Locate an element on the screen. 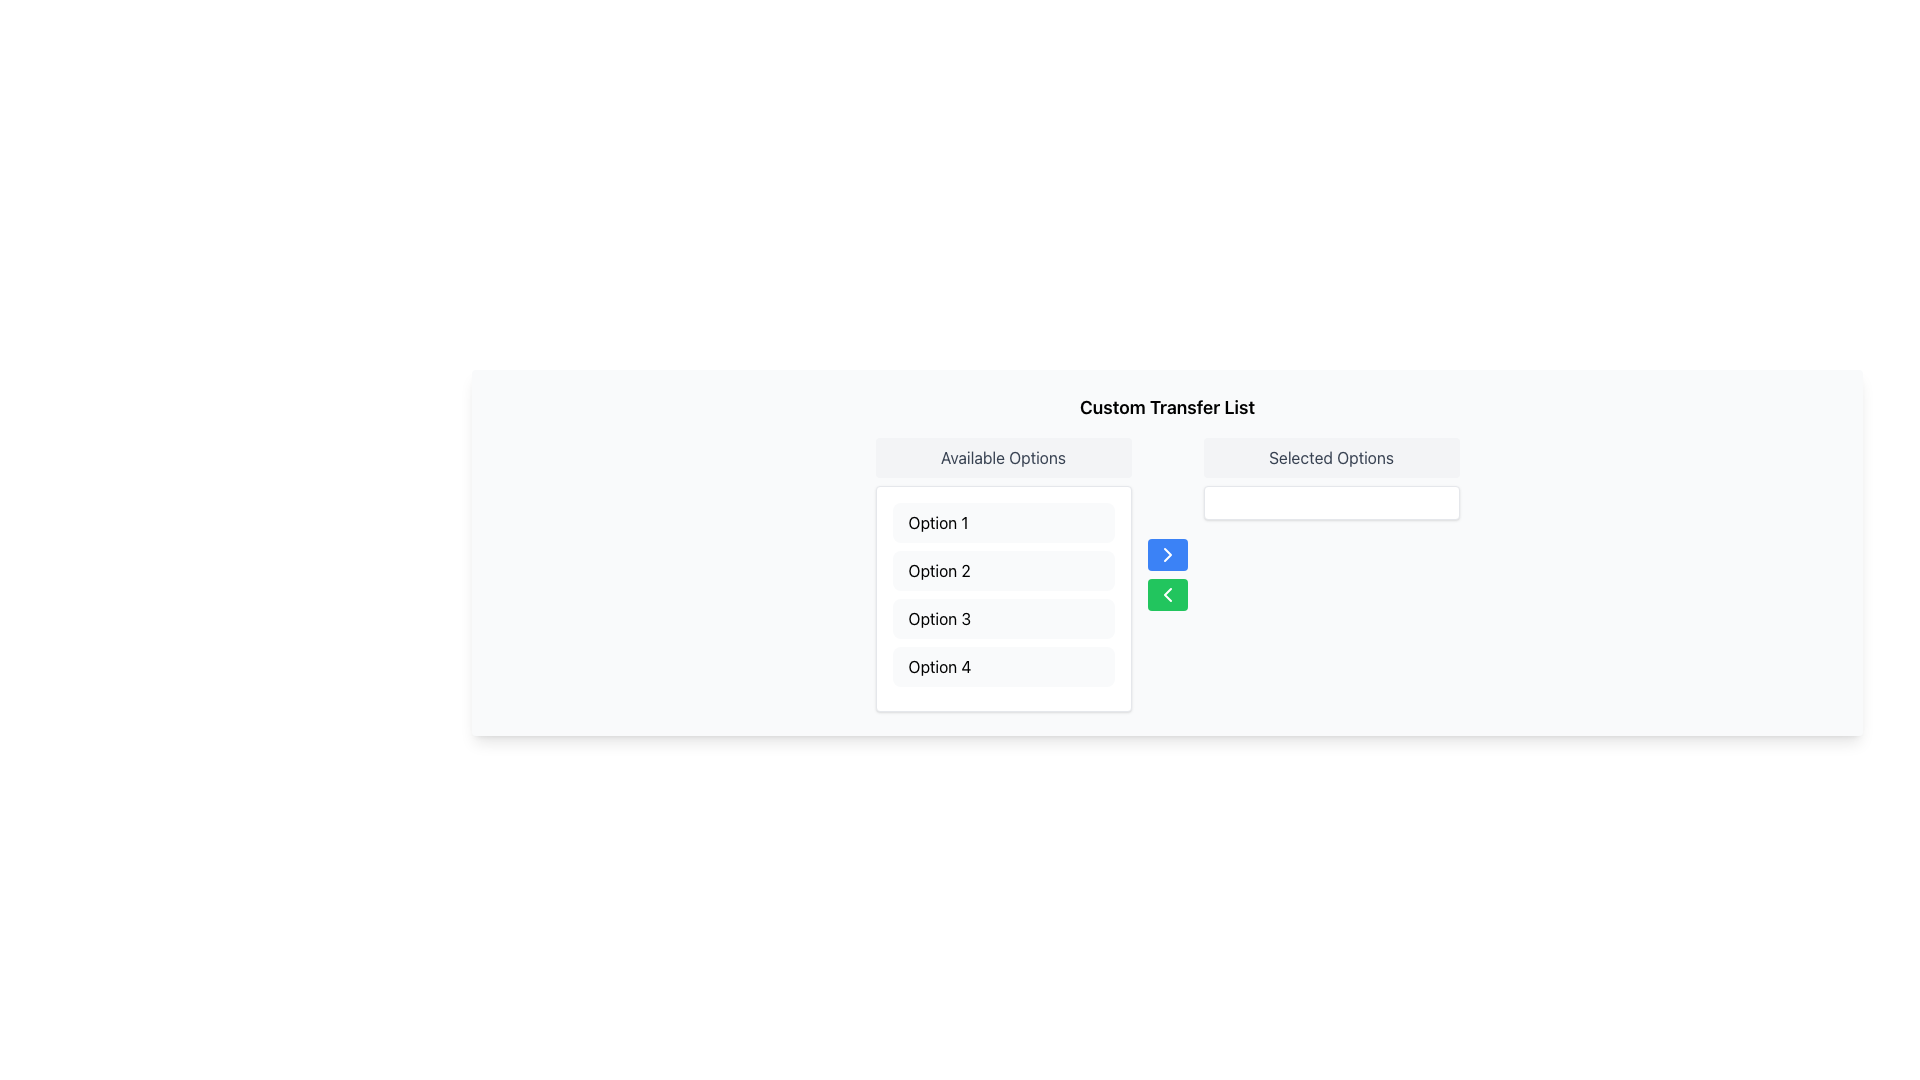 The image size is (1920, 1080). the first selectable list item displaying 'Option 1' is located at coordinates (1003, 522).